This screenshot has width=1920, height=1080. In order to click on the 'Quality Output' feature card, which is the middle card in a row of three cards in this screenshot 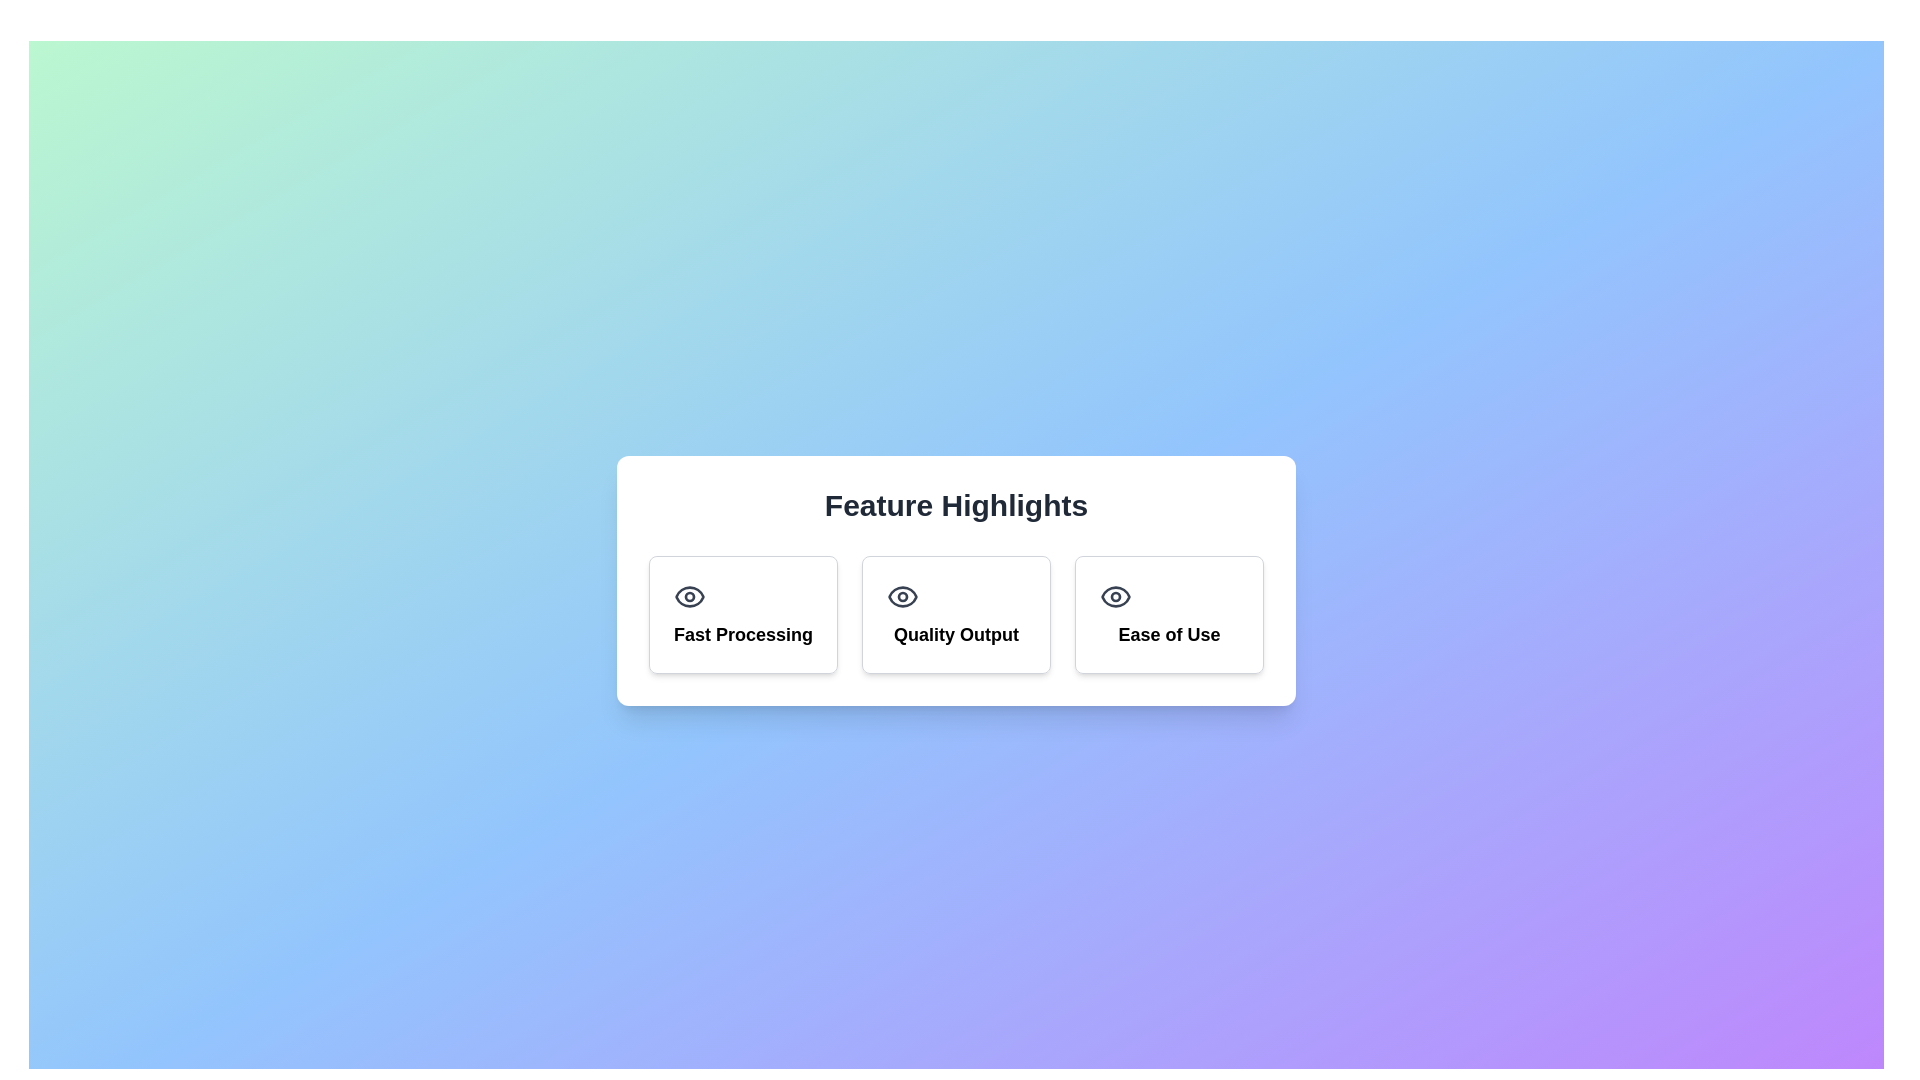, I will do `click(955, 613)`.